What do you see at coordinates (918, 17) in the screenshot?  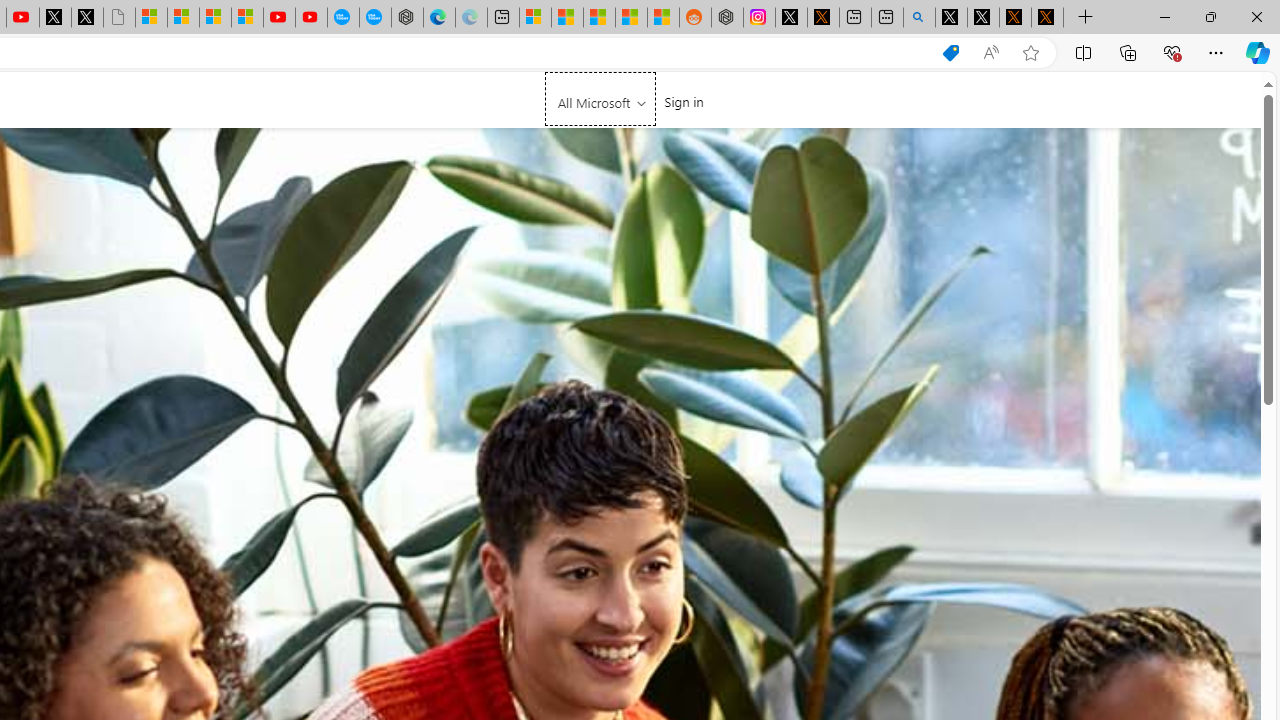 I see `'github - Search'` at bounding box center [918, 17].